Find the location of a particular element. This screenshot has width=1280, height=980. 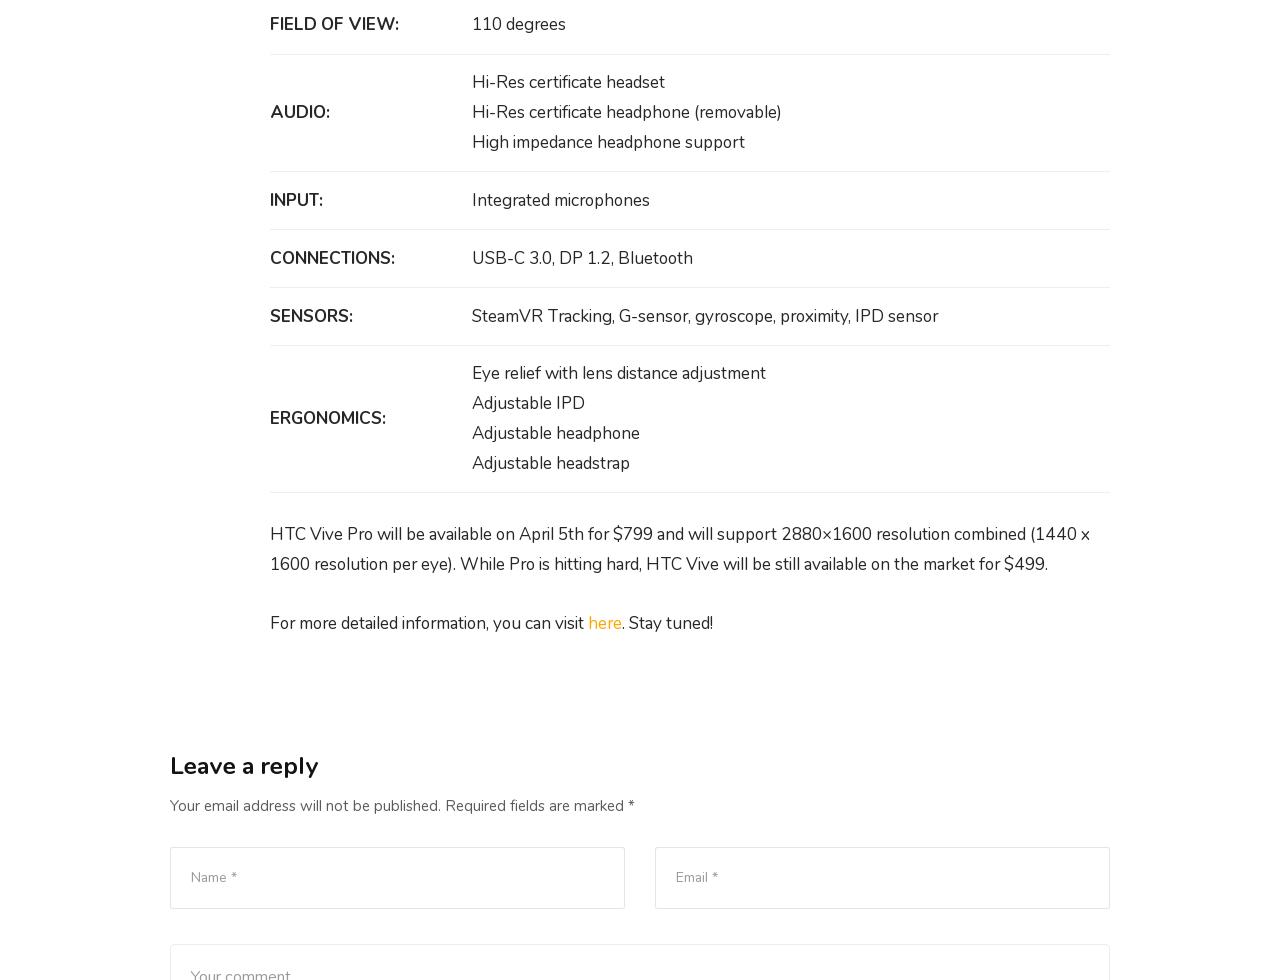

'Hi-Res certificate headphone (removable)' is located at coordinates (625, 111).